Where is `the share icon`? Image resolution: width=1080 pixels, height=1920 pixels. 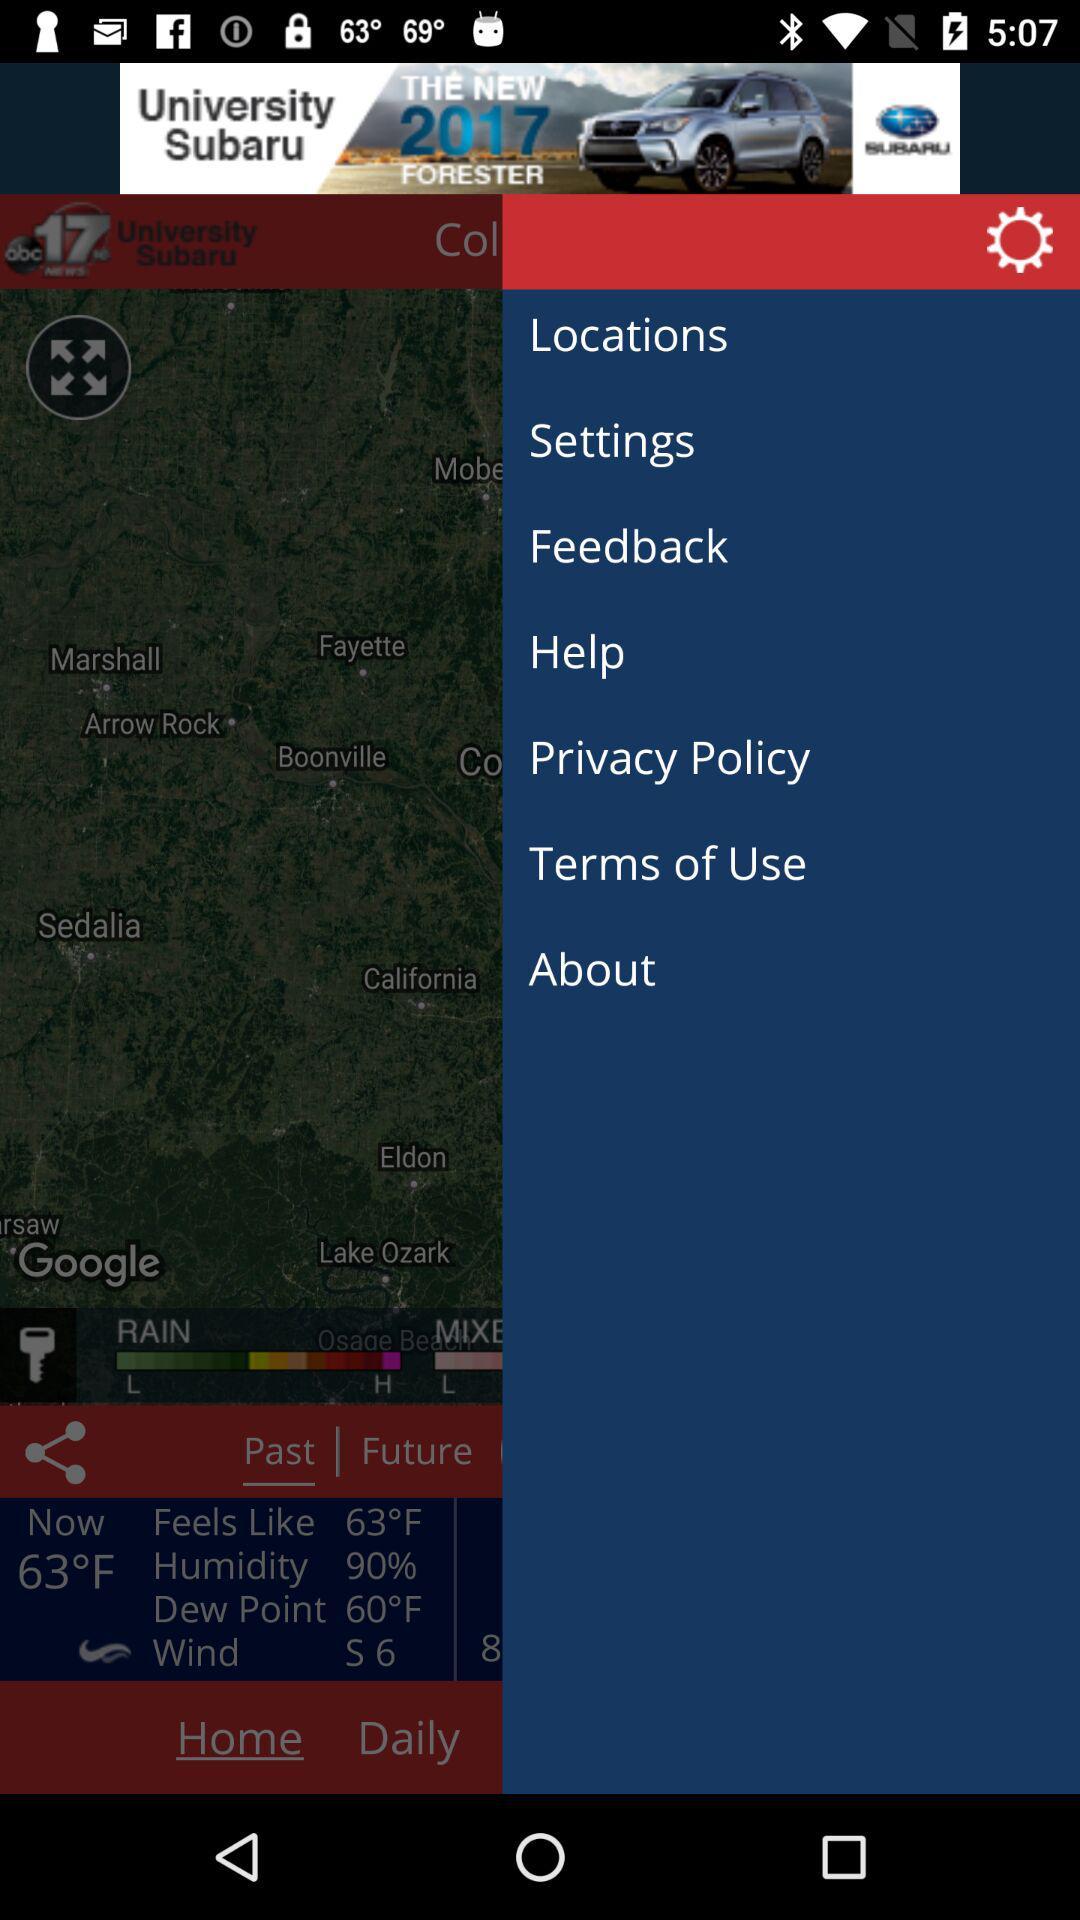
the share icon is located at coordinates (58, 1451).